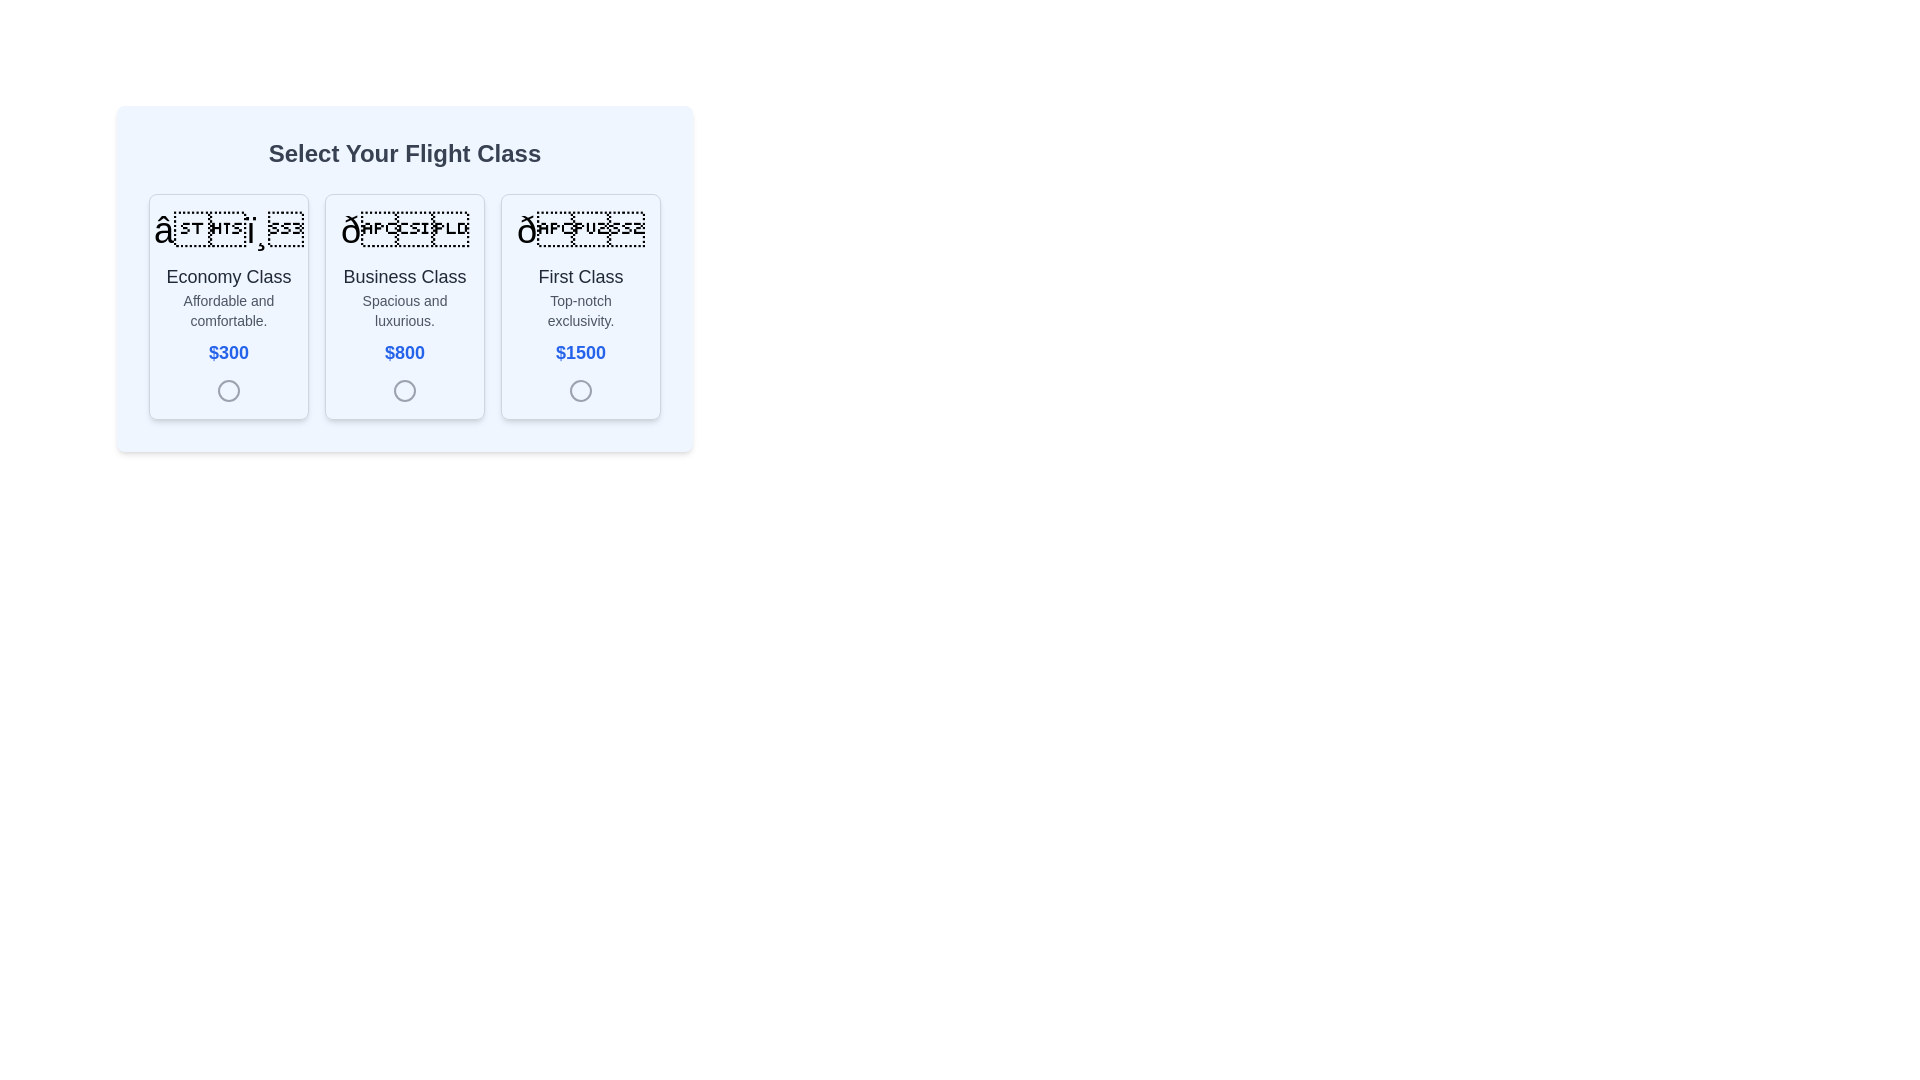  What do you see at coordinates (403, 390) in the screenshot?
I see `the circular icon with a gray border located at the bottom-center of the 'Business Class' card` at bounding box center [403, 390].